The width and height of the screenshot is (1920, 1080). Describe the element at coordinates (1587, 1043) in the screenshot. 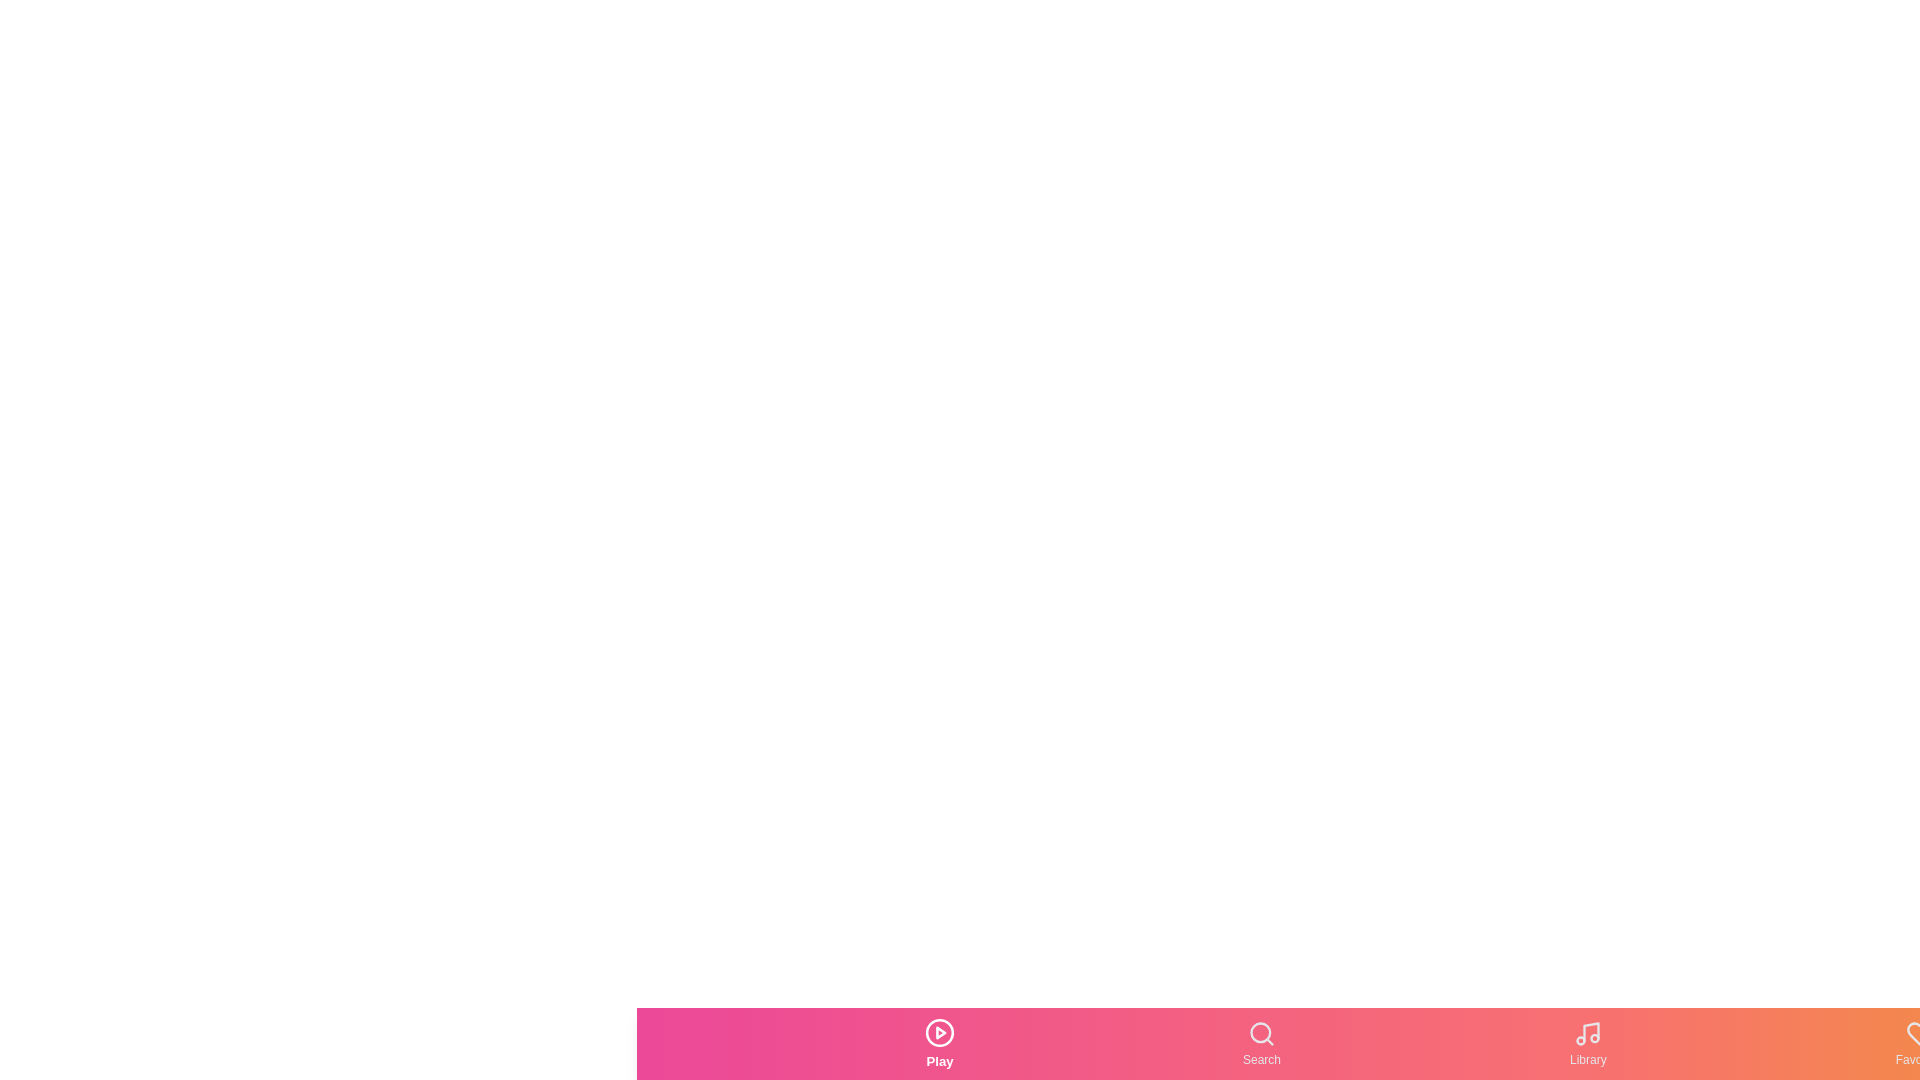

I see `the Library tab to navigate to the corresponding section` at that location.